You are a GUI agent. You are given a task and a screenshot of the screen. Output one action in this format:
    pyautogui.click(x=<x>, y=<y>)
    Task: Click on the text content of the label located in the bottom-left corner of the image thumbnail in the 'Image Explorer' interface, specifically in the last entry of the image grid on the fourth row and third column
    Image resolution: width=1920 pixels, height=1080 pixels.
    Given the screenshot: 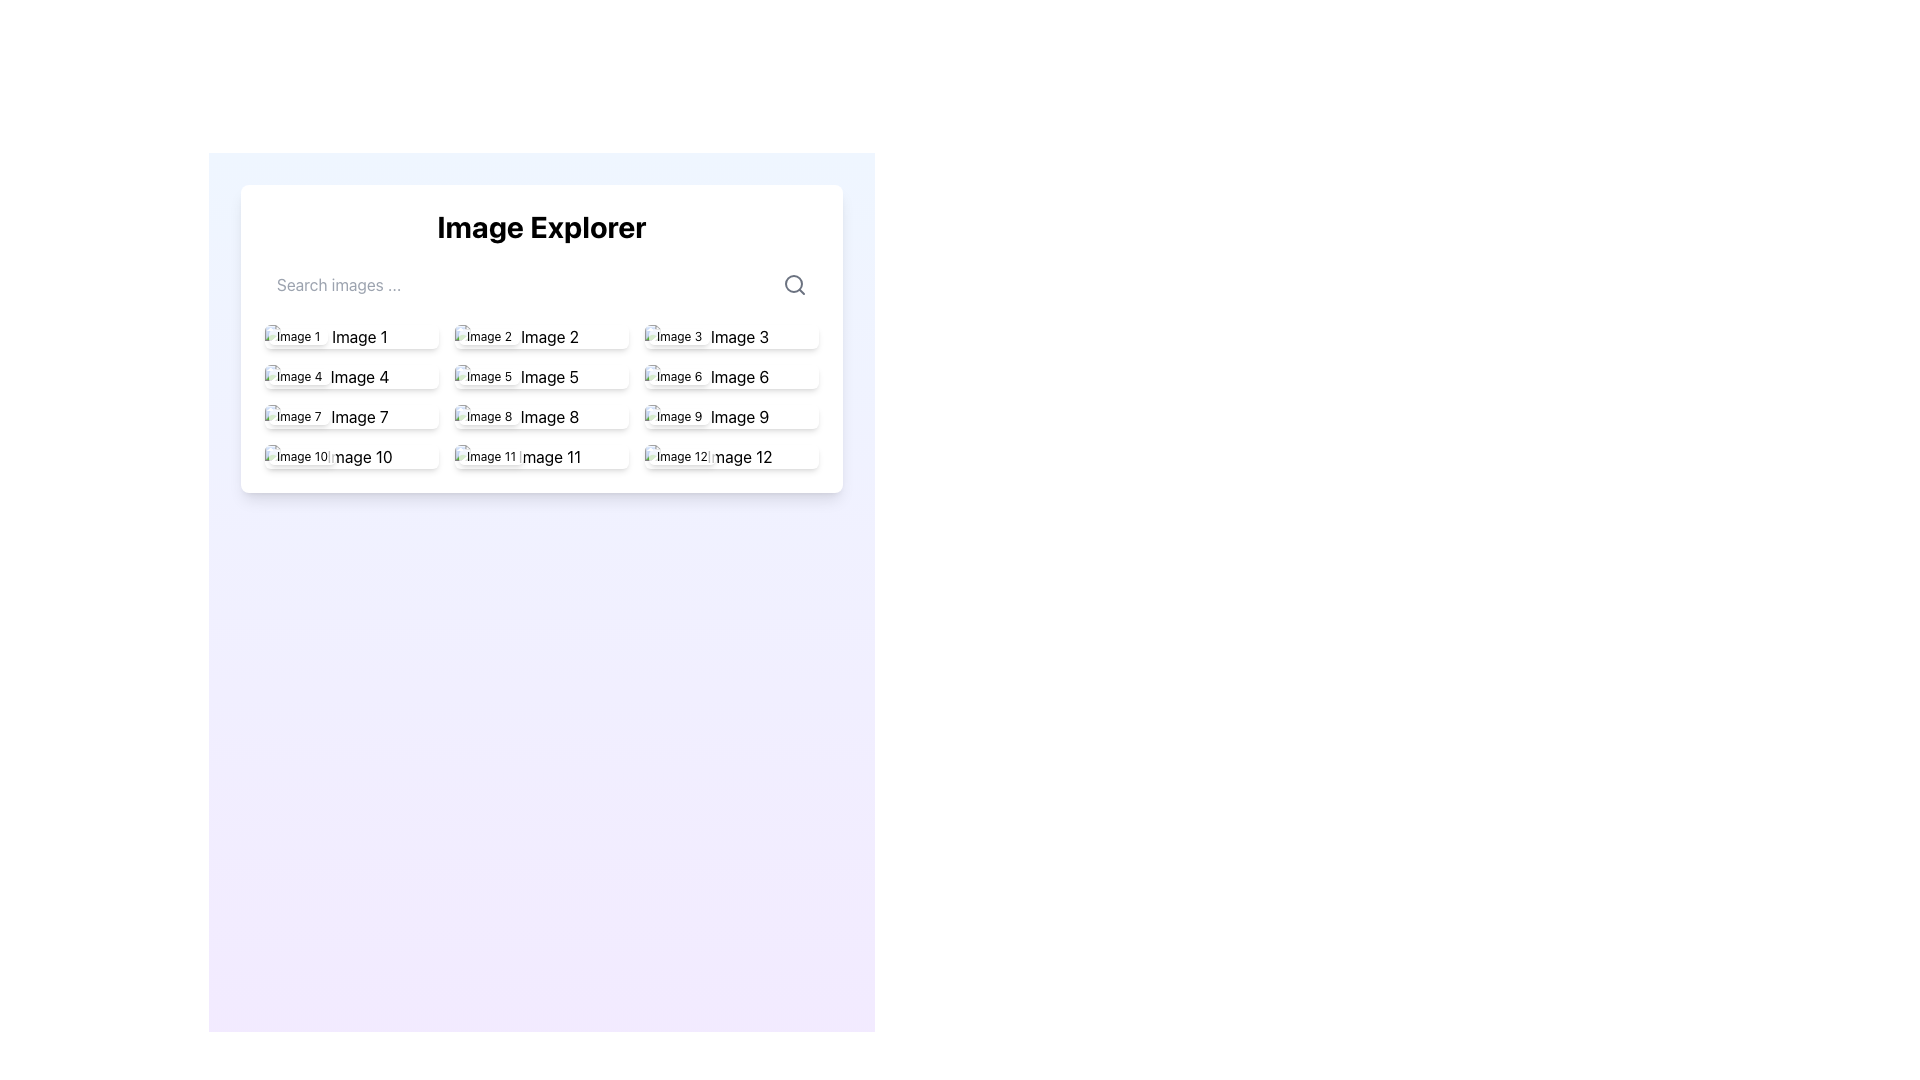 What is the action you would take?
    pyautogui.click(x=682, y=456)
    